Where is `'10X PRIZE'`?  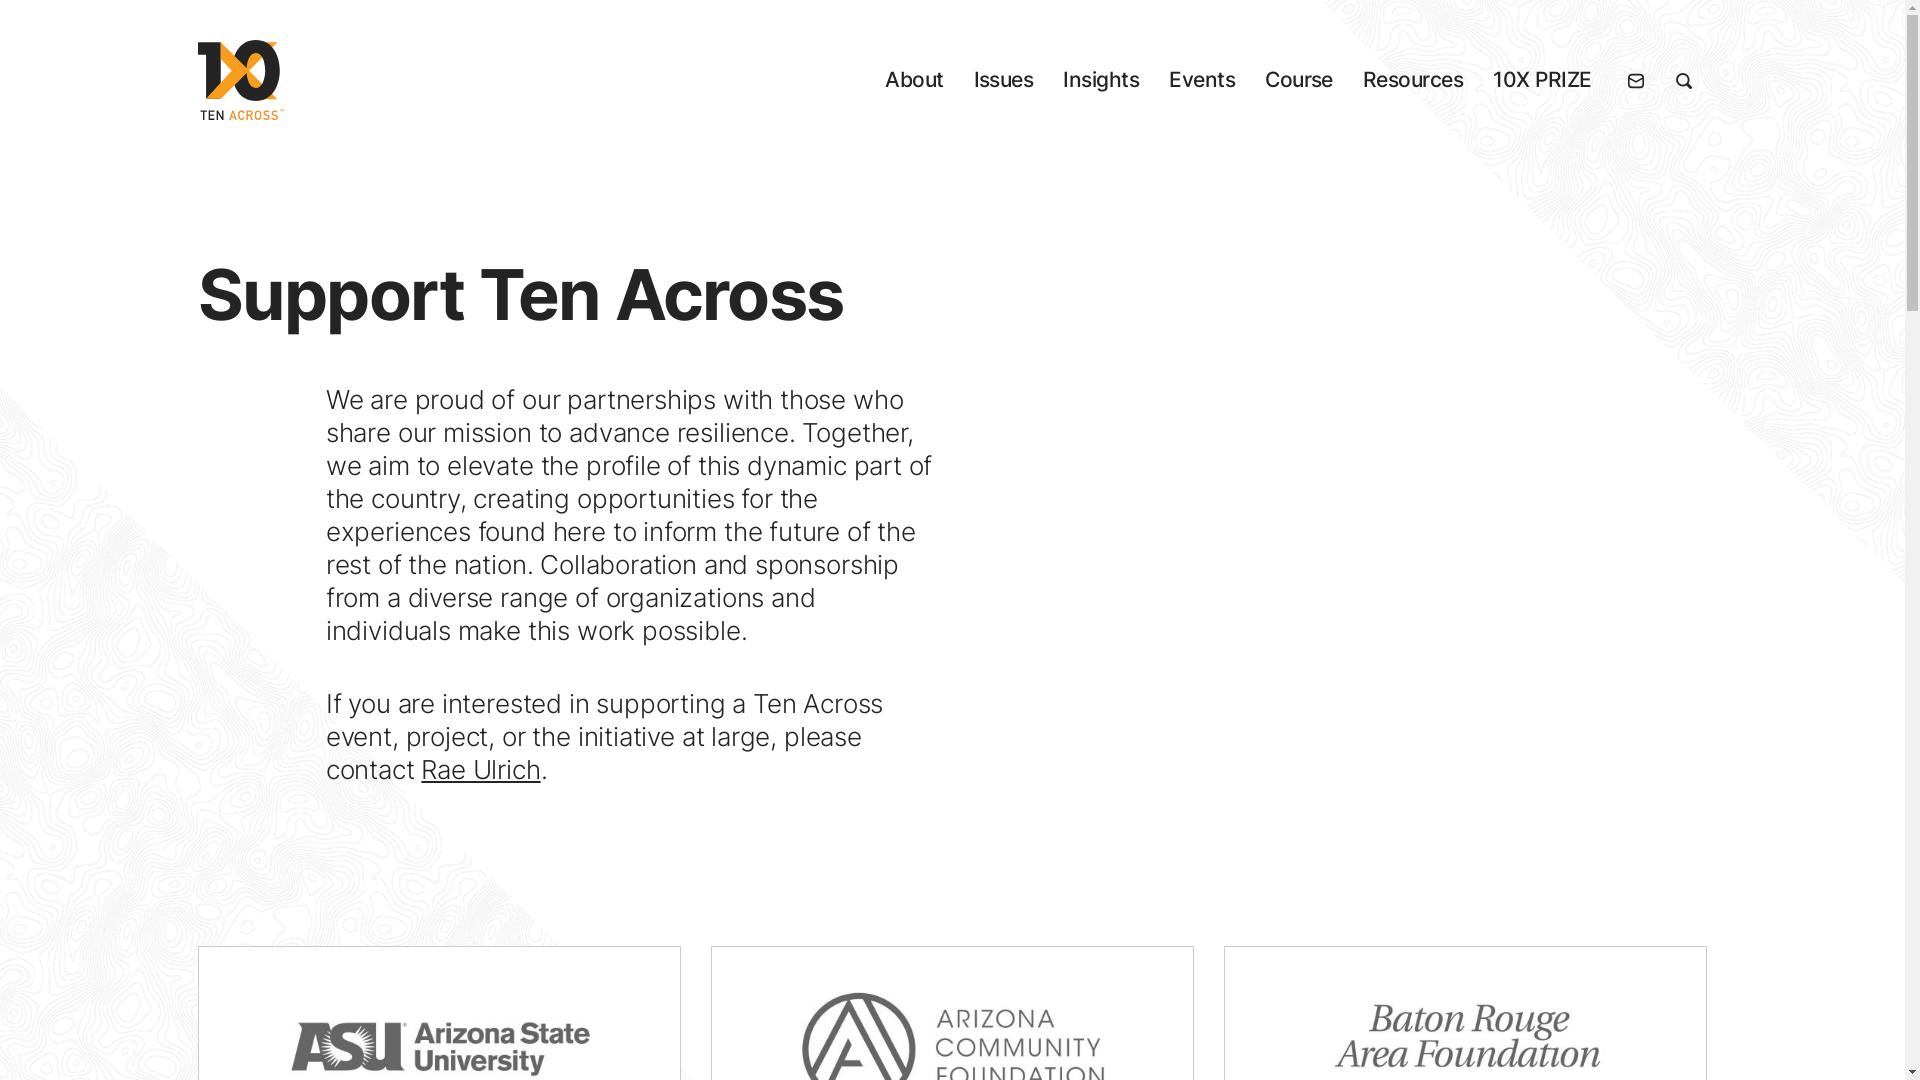 '10X PRIZE' is located at coordinates (1492, 79).